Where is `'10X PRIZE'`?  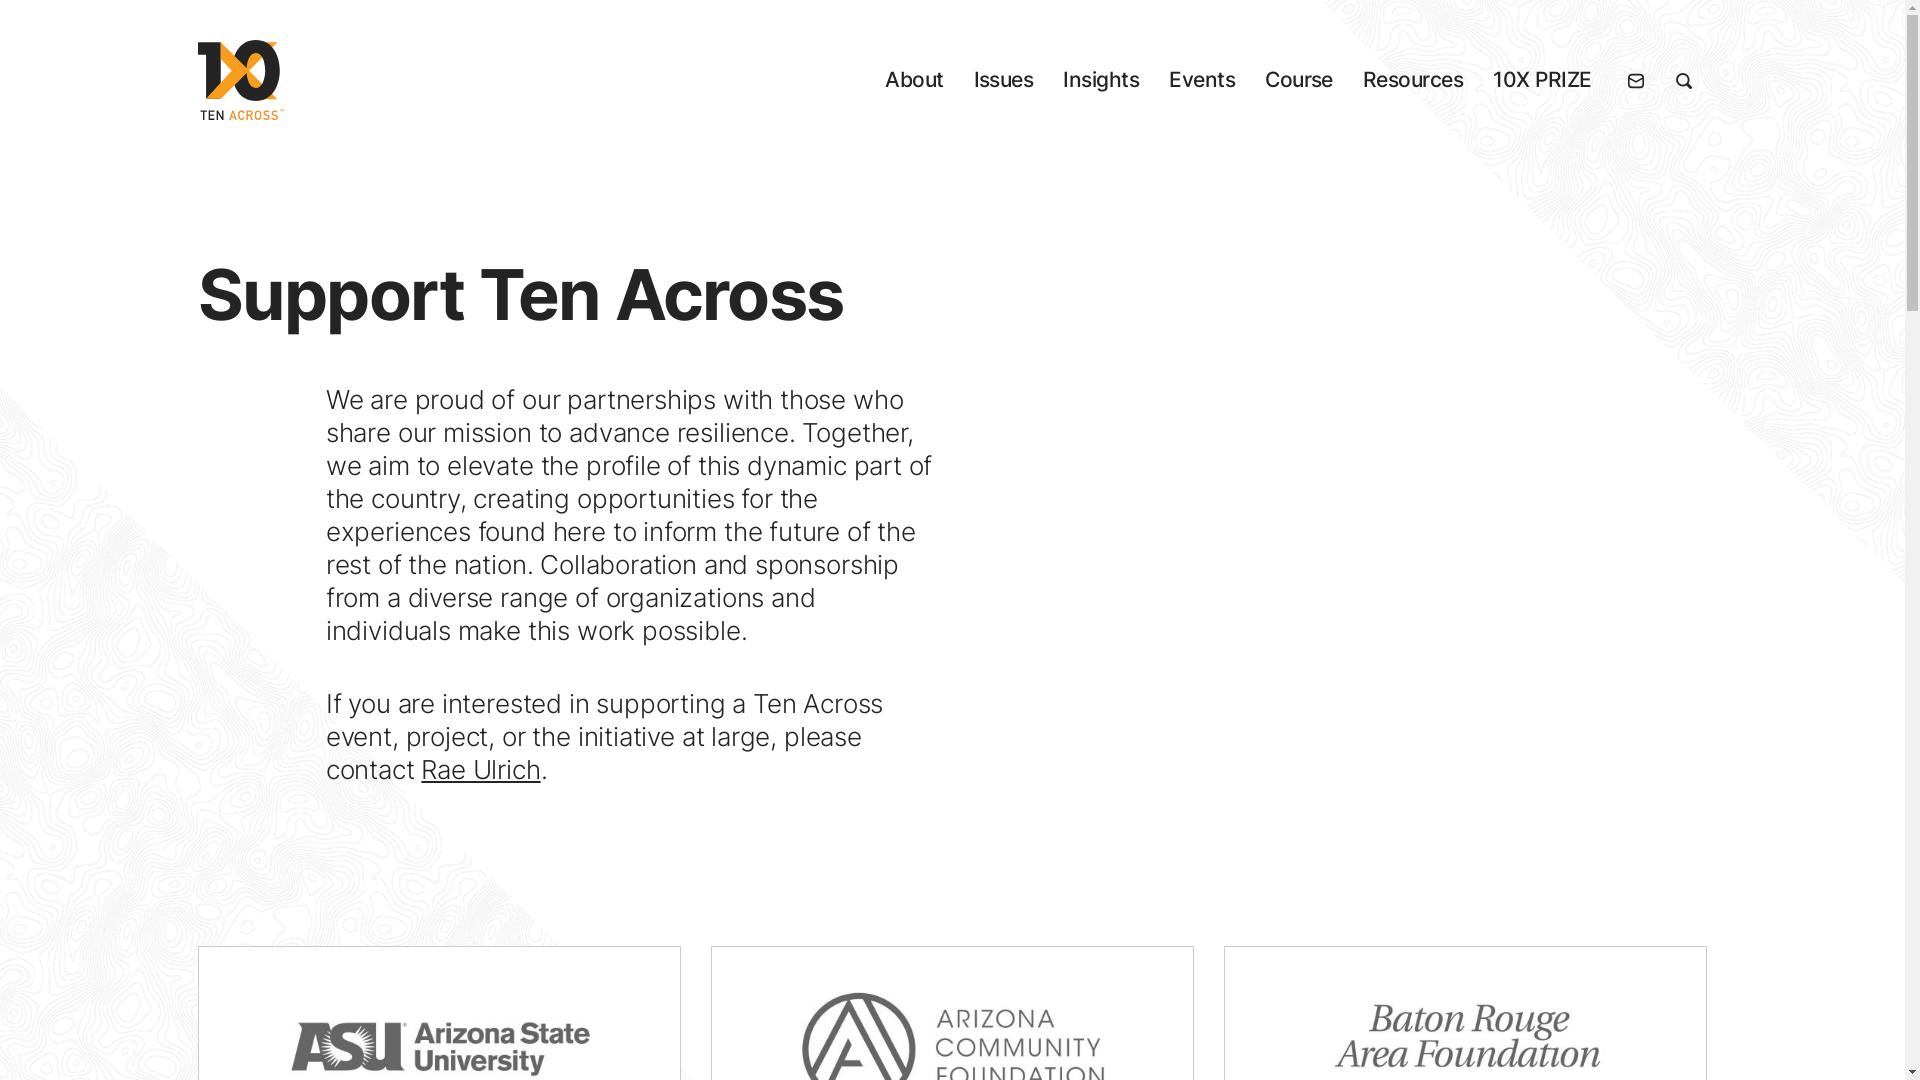 '10X PRIZE' is located at coordinates (1492, 79).